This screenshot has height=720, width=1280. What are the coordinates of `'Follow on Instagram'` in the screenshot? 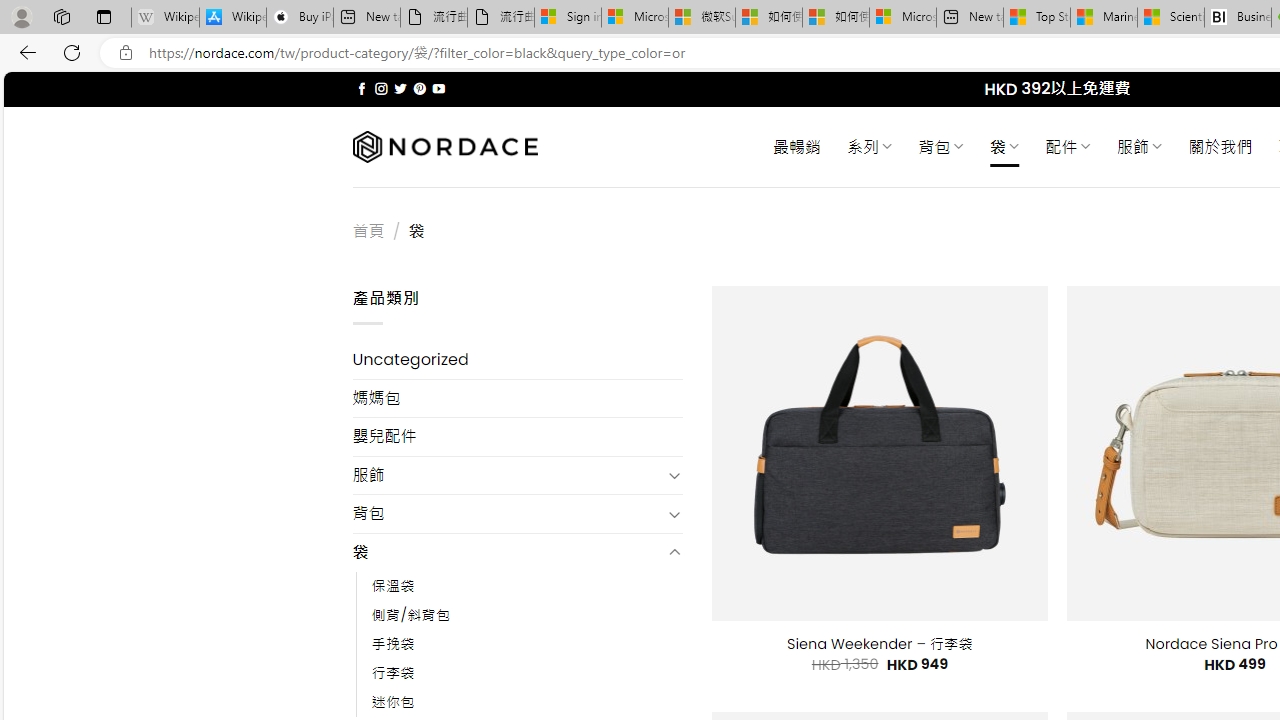 It's located at (381, 88).